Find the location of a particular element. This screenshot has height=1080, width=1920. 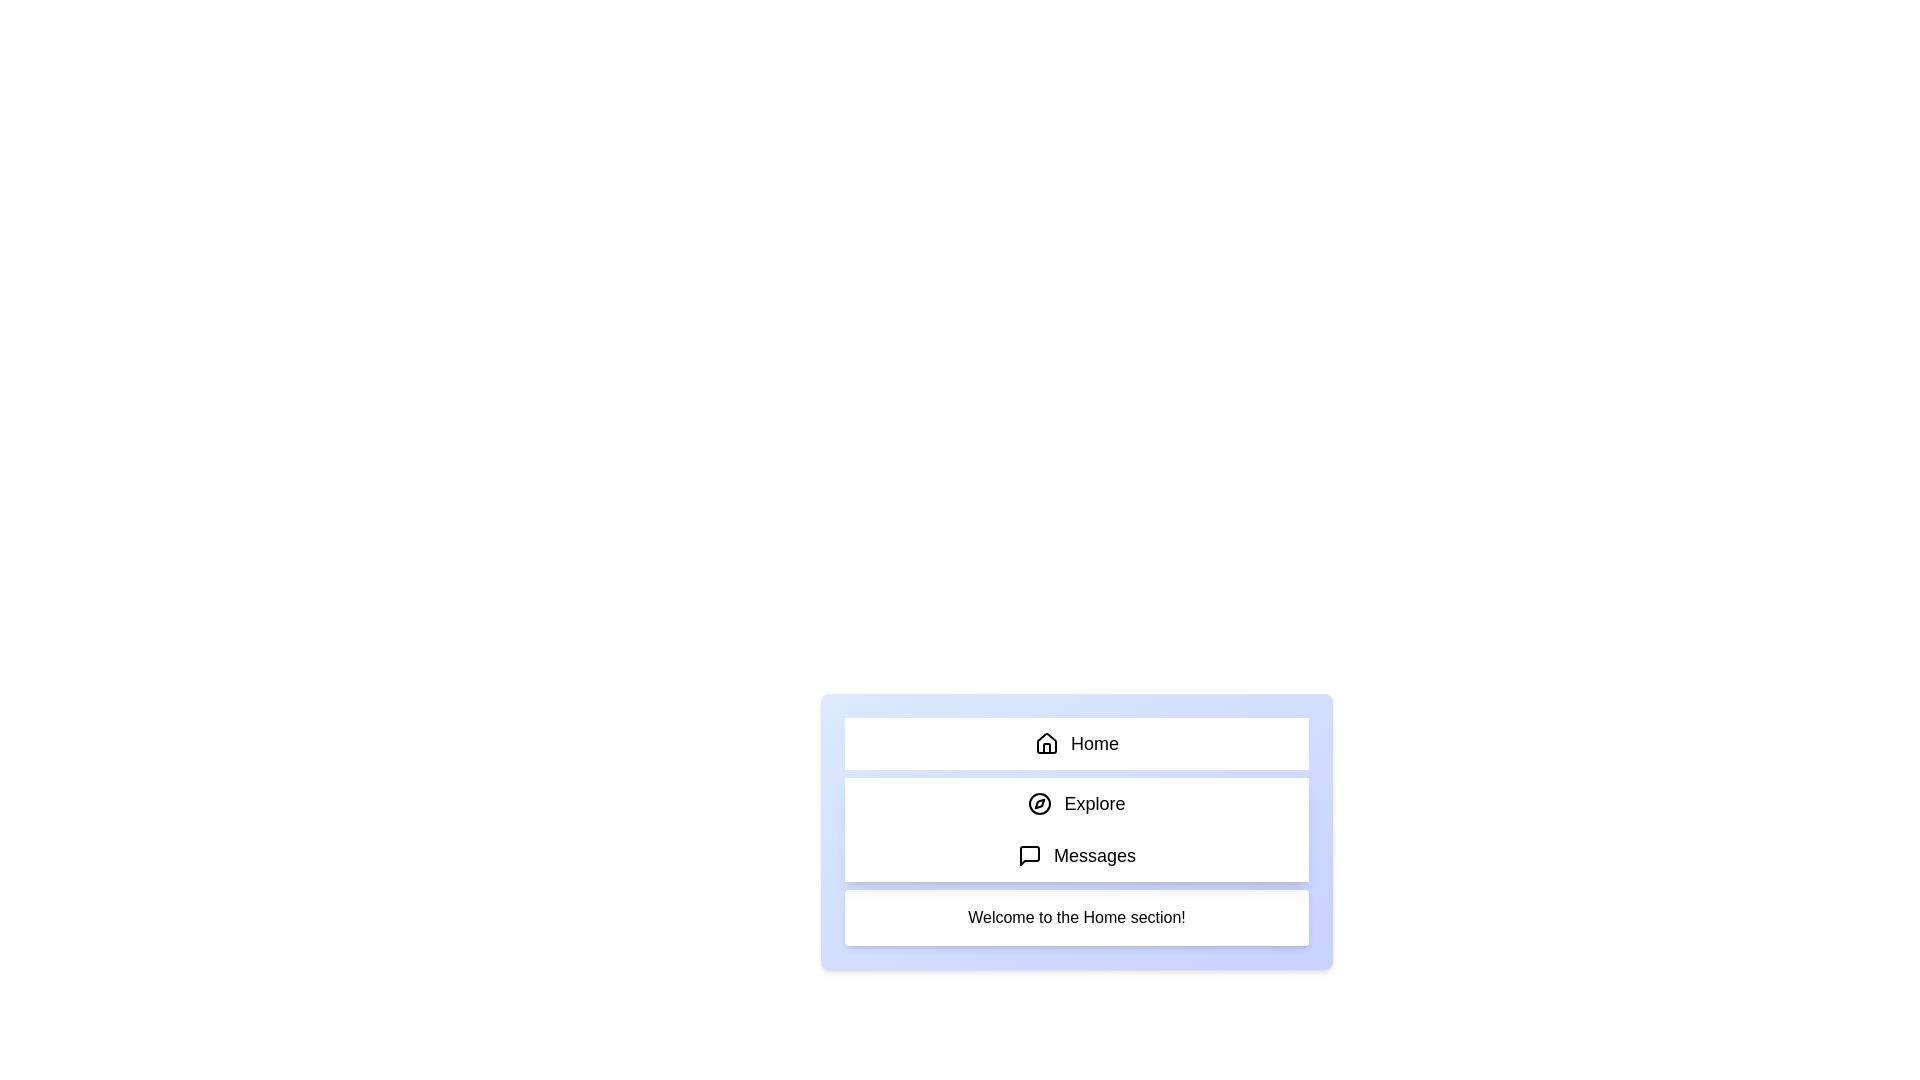

the content area below the tabs and read the displayed text is located at coordinates (1075, 918).